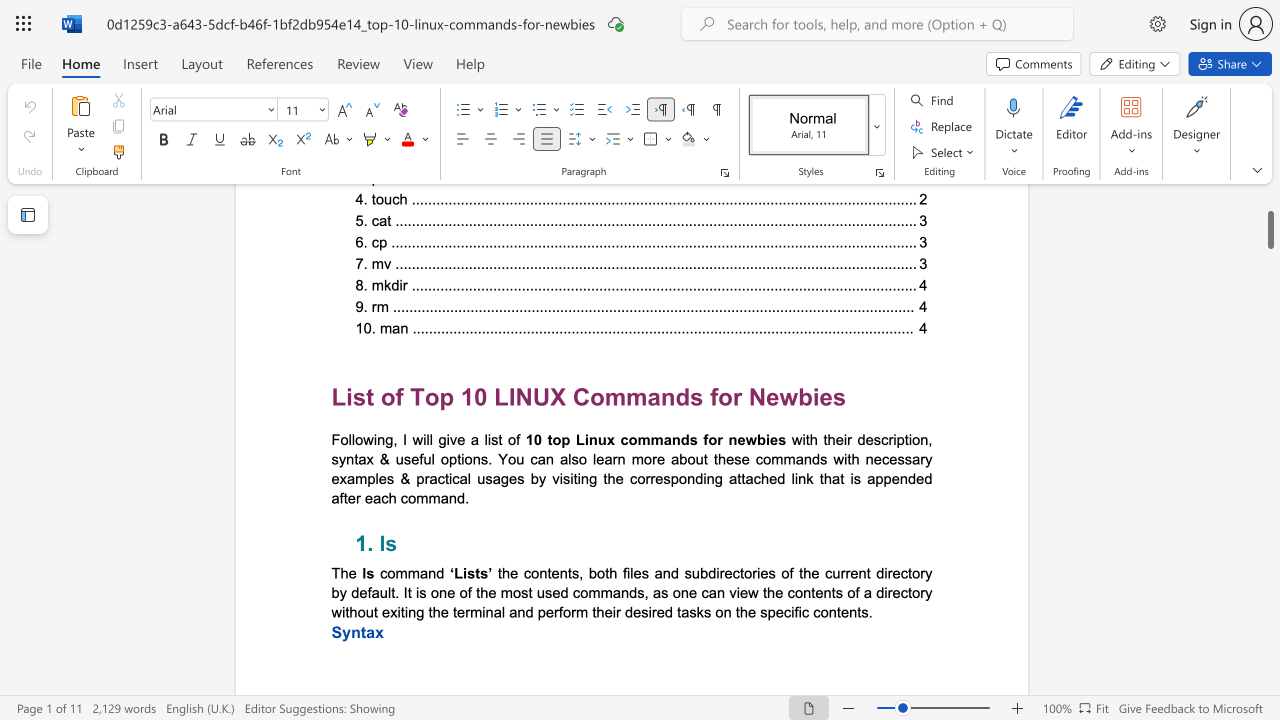  I want to click on the 1th character "." in the text, so click(397, 591).